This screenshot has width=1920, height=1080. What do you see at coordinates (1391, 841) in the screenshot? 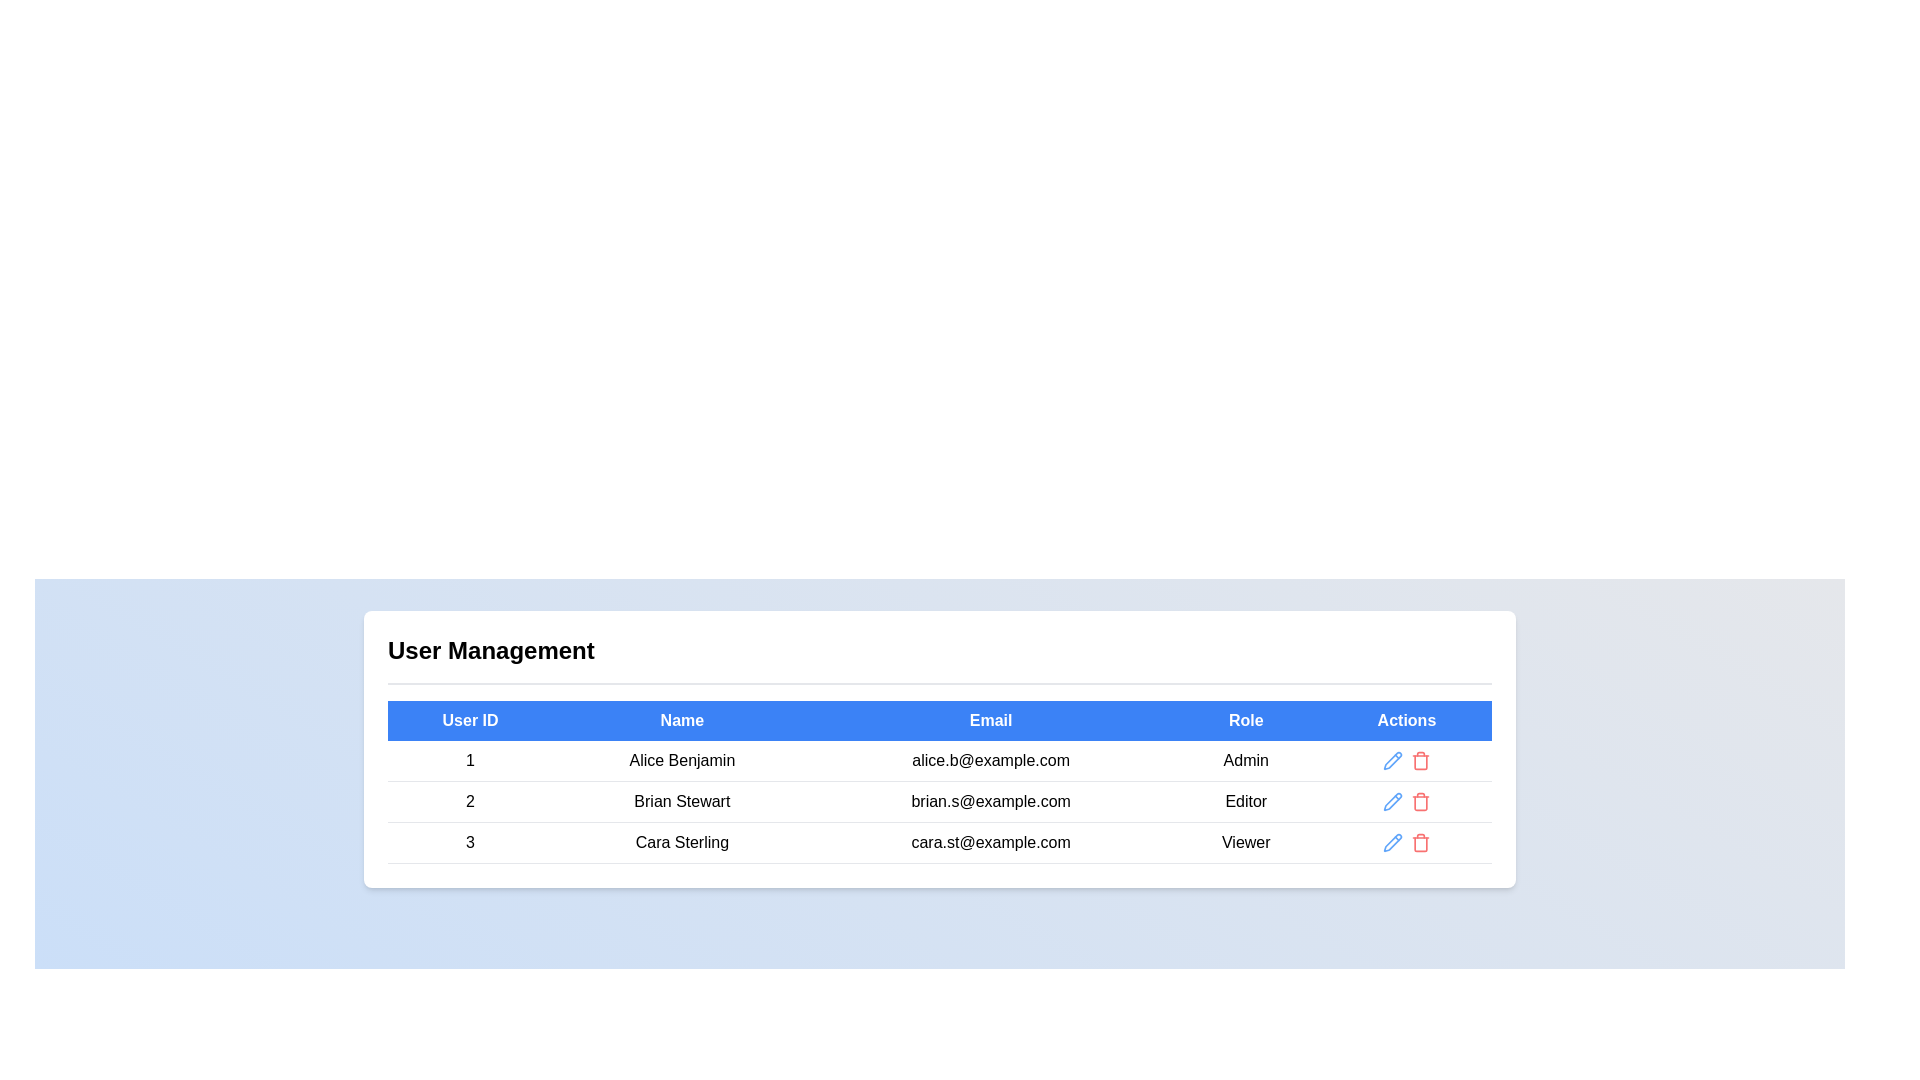
I see `the pencil icon button in the 'Actions' column of the third row` at bounding box center [1391, 841].